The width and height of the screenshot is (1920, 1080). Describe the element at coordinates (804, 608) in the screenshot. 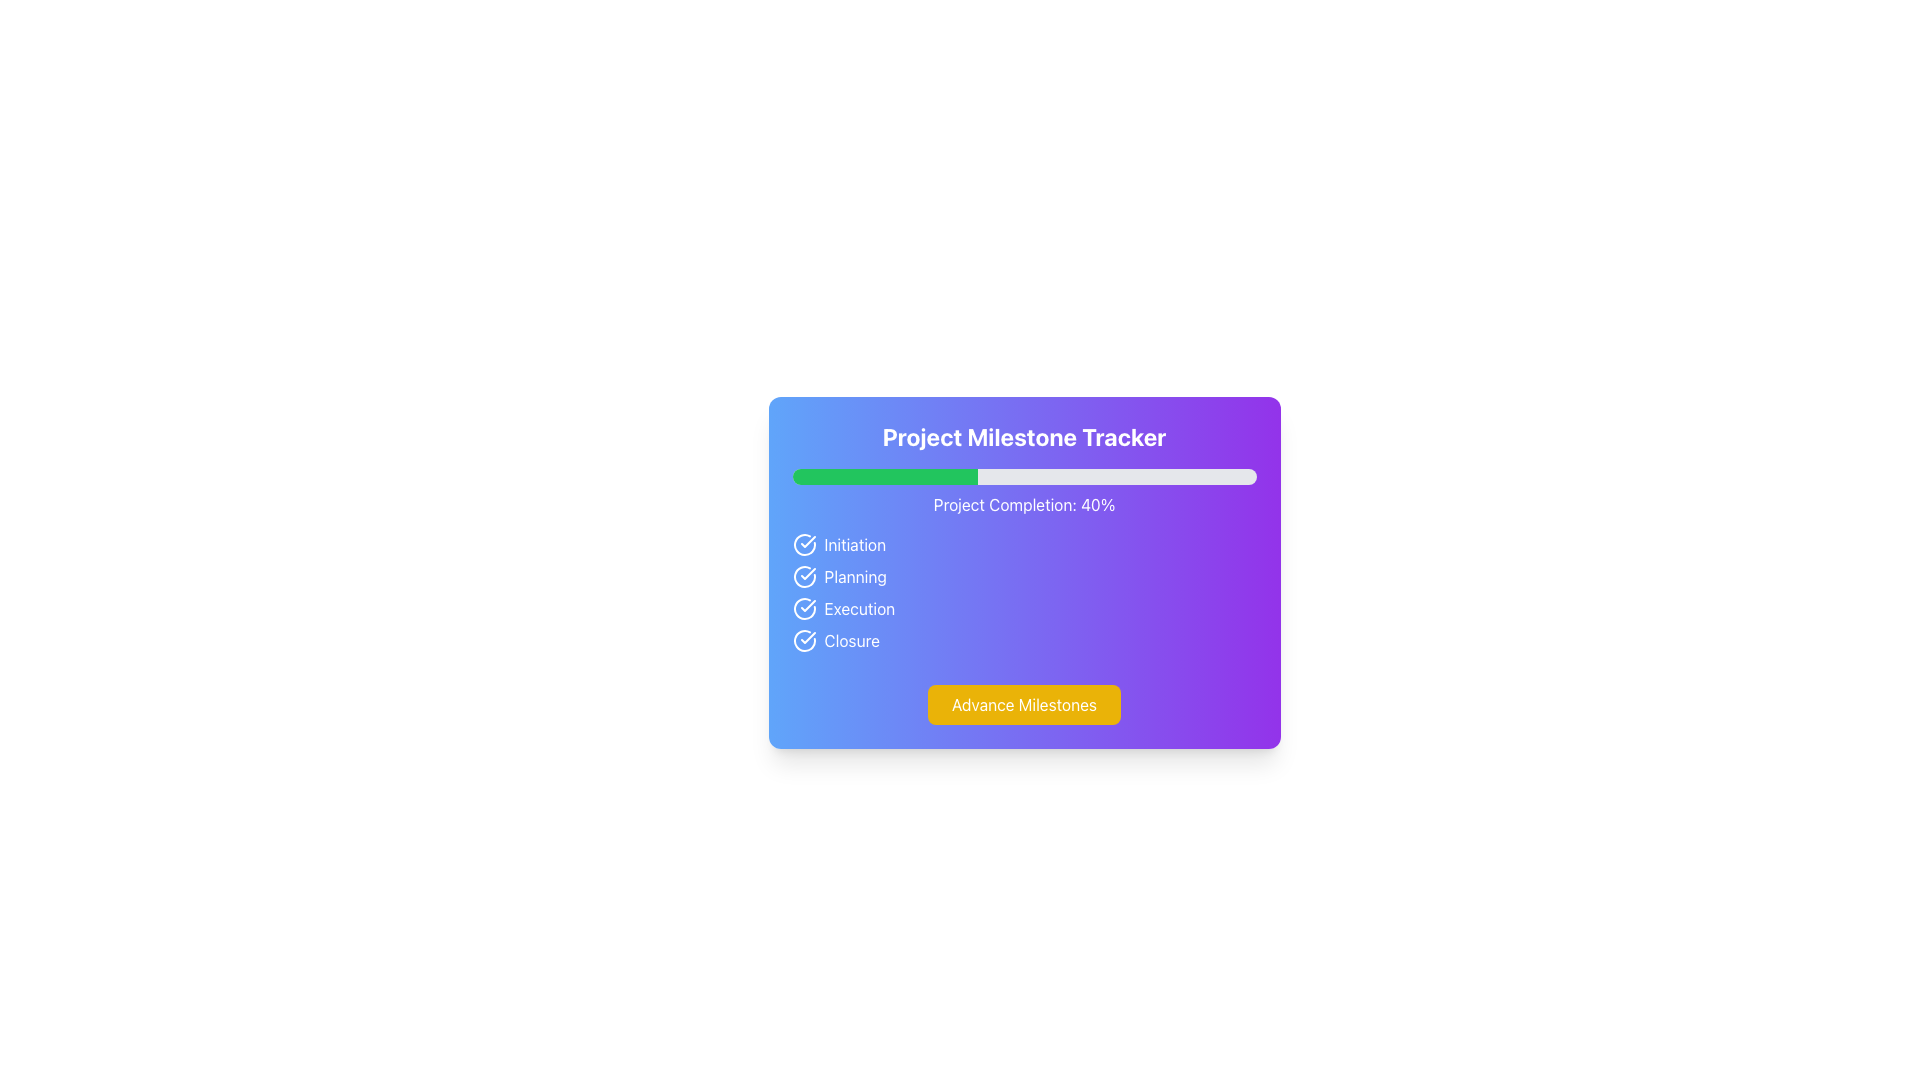

I see `the circular checkmark icon located to the left of the 'Execution' milestone text in the vertical list of milestones` at that location.